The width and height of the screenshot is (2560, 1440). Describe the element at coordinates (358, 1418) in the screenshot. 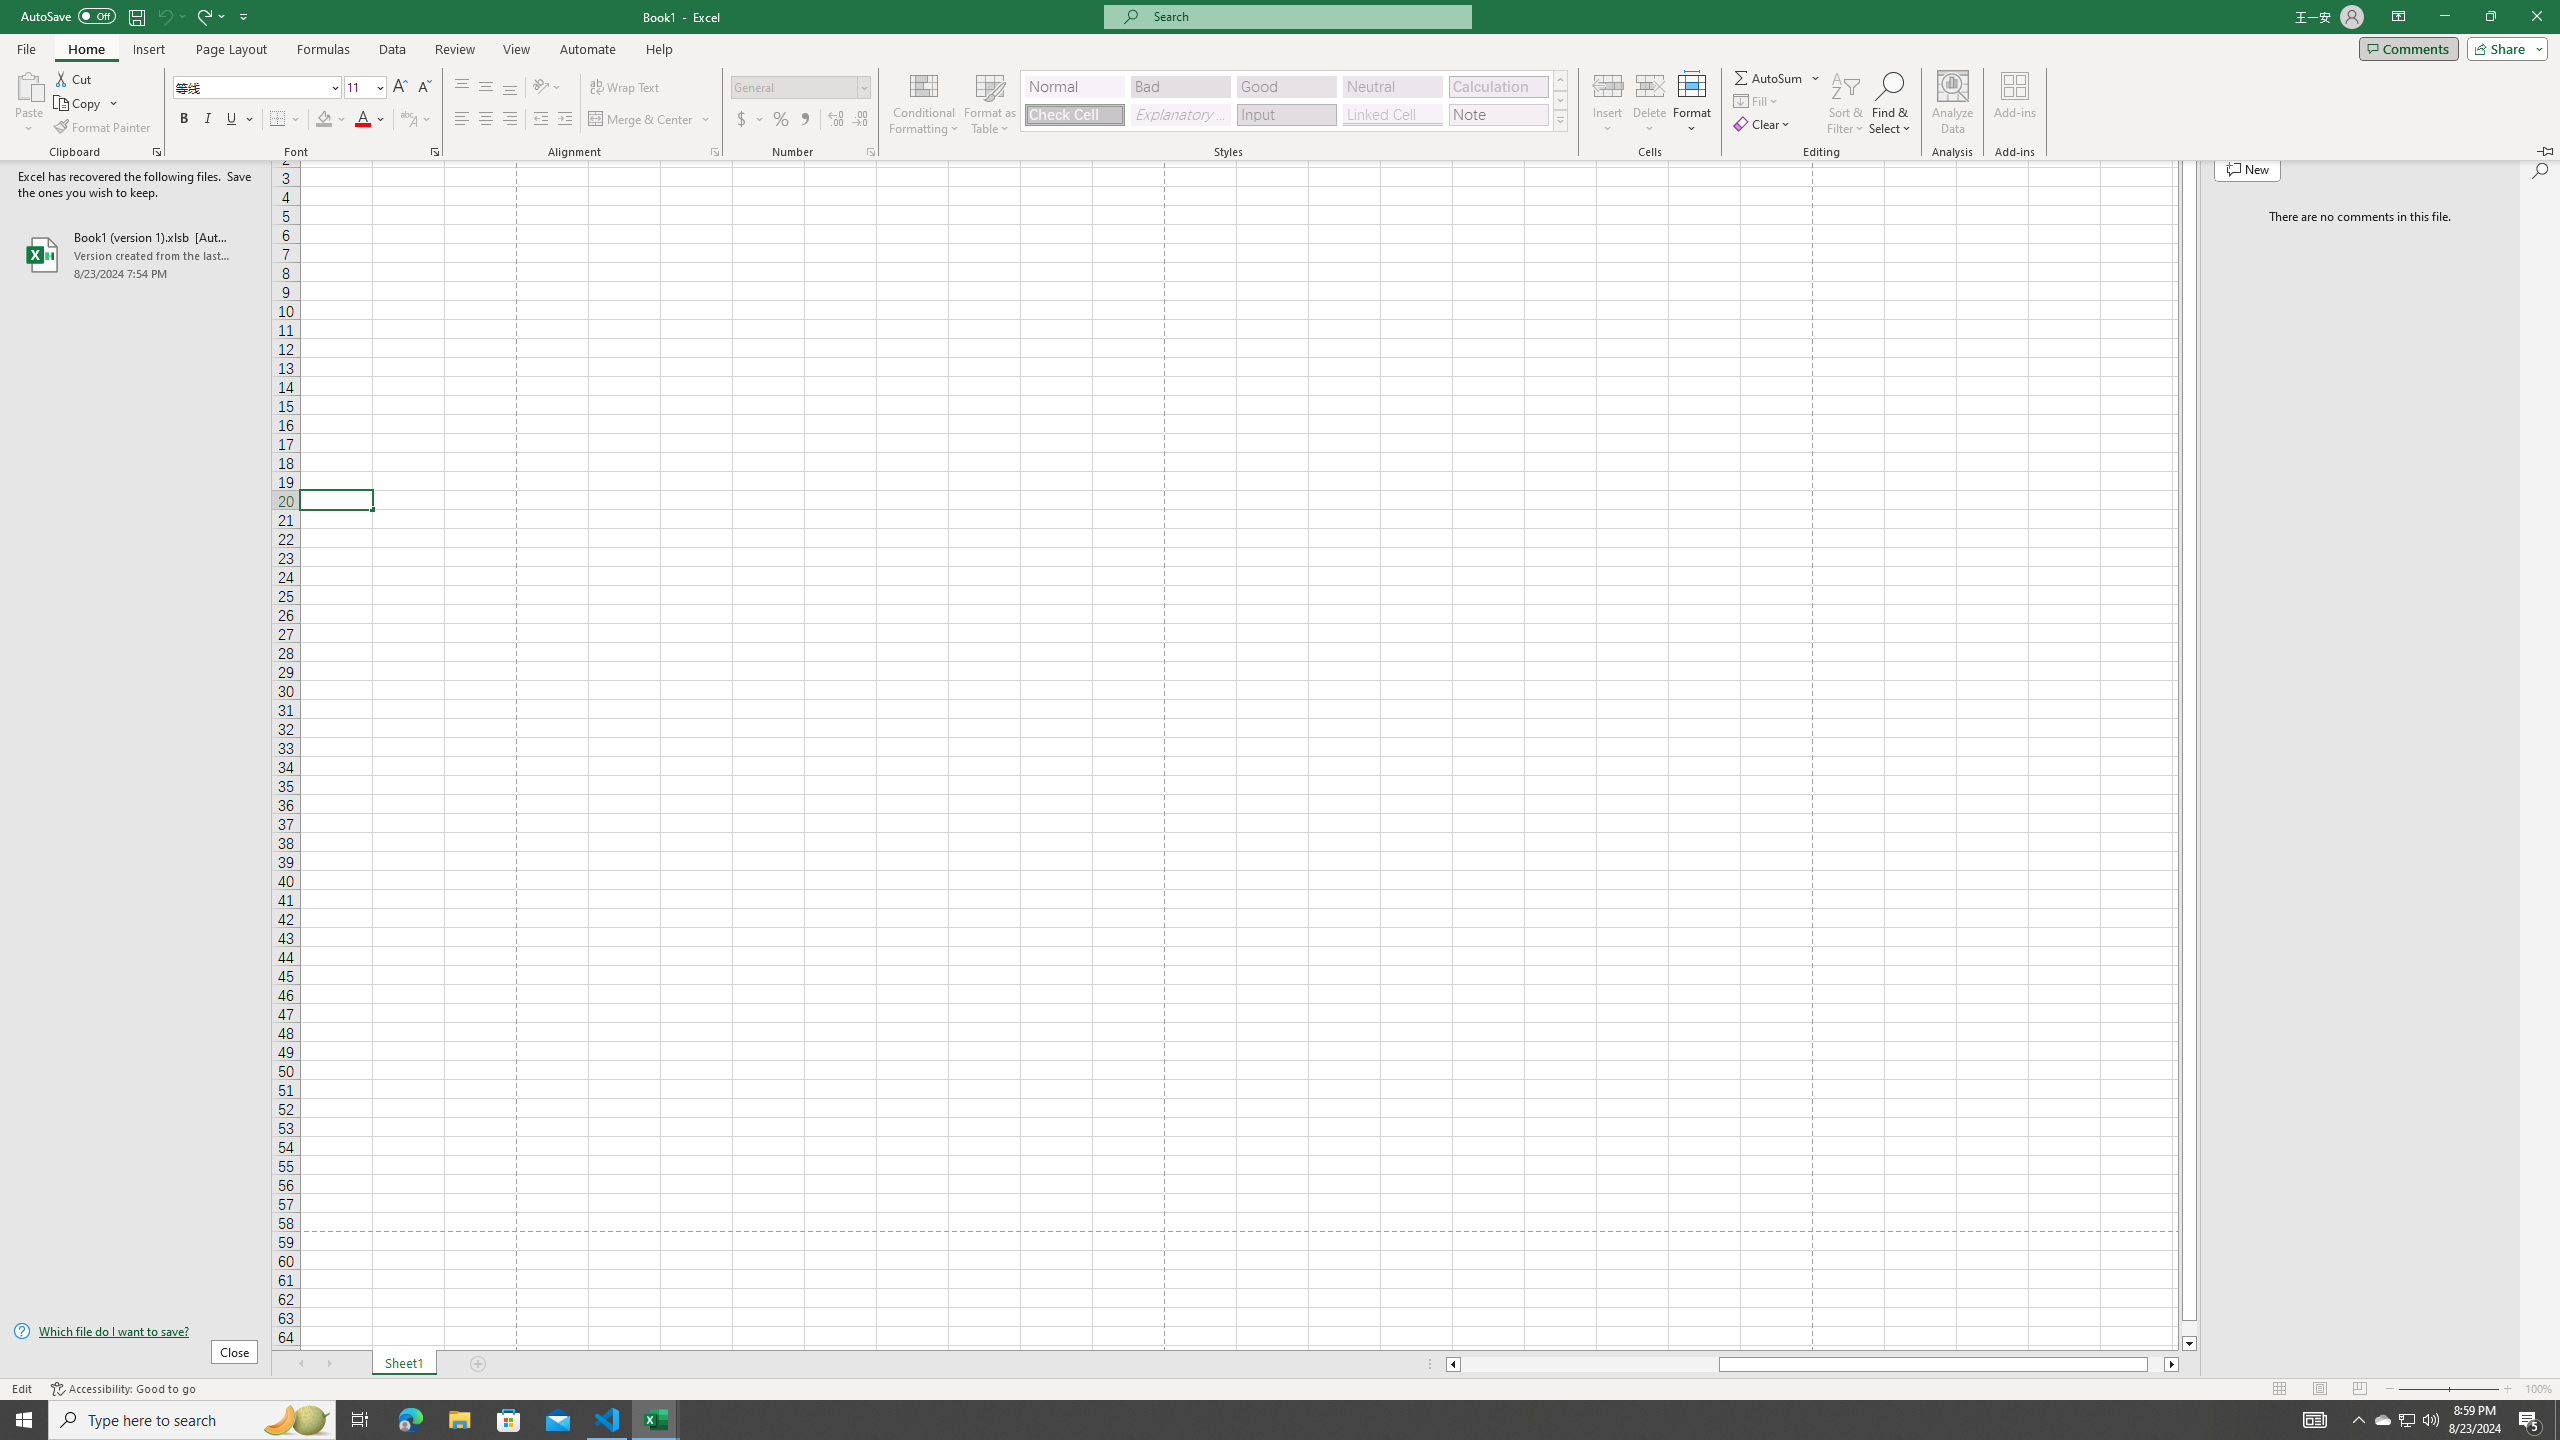

I see `'Task View'` at that location.